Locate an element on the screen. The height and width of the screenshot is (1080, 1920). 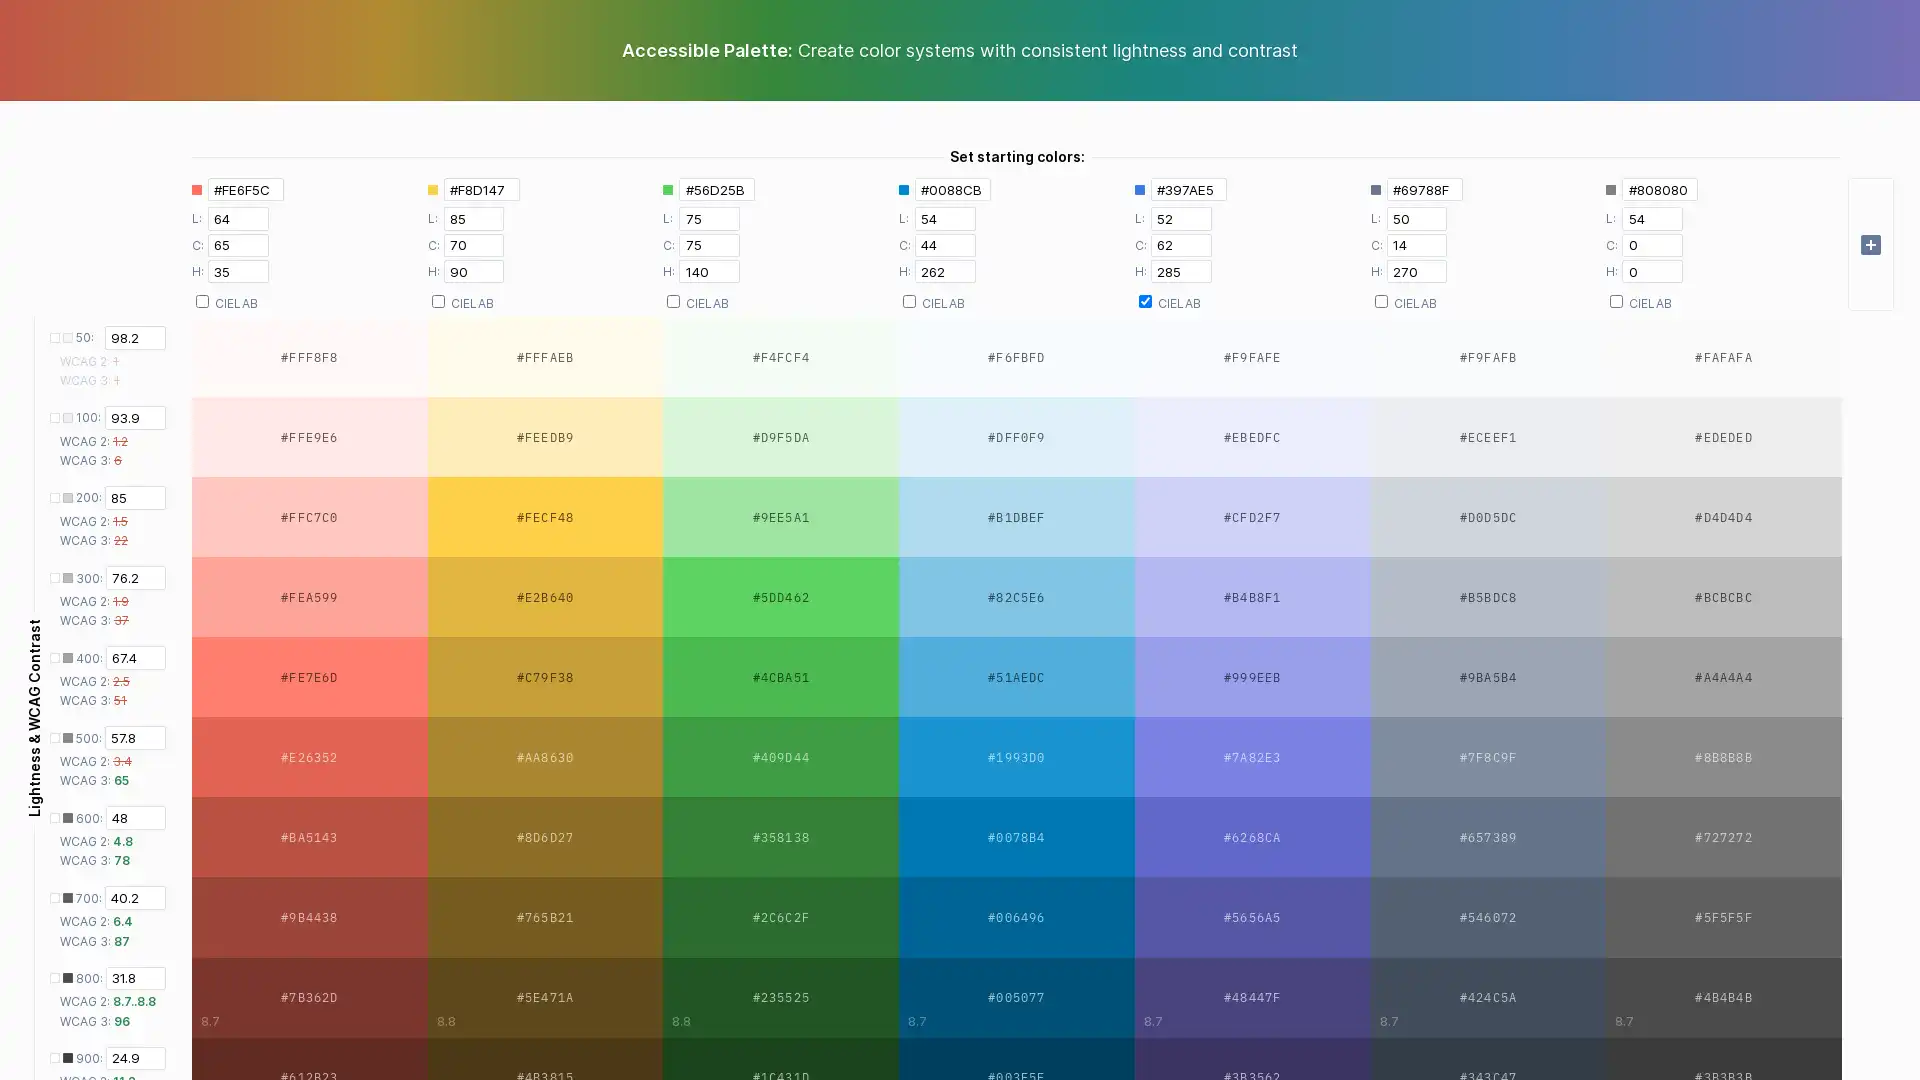
Add color is located at coordinates (1870, 243).